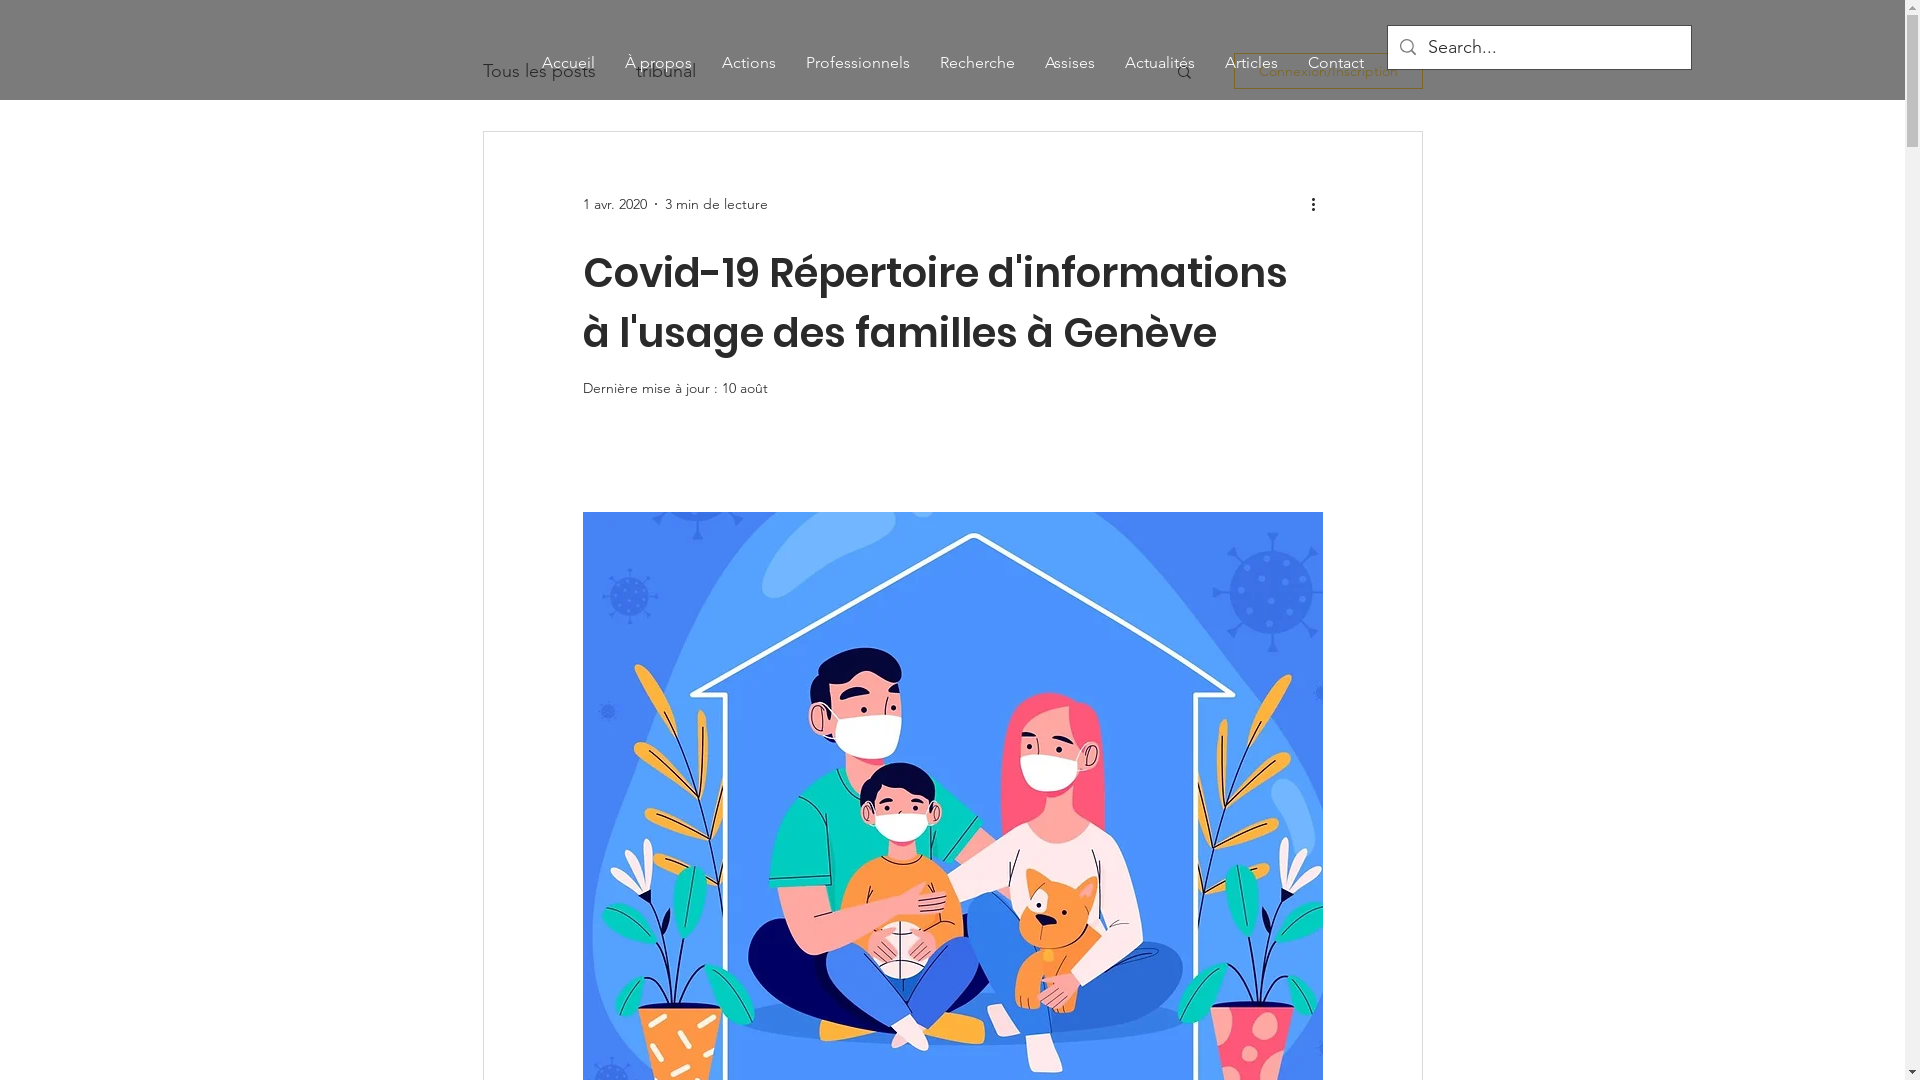 The height and width of the screenshot is (1080, 1920). I want to click on 'Accueil', so click(566, 61).